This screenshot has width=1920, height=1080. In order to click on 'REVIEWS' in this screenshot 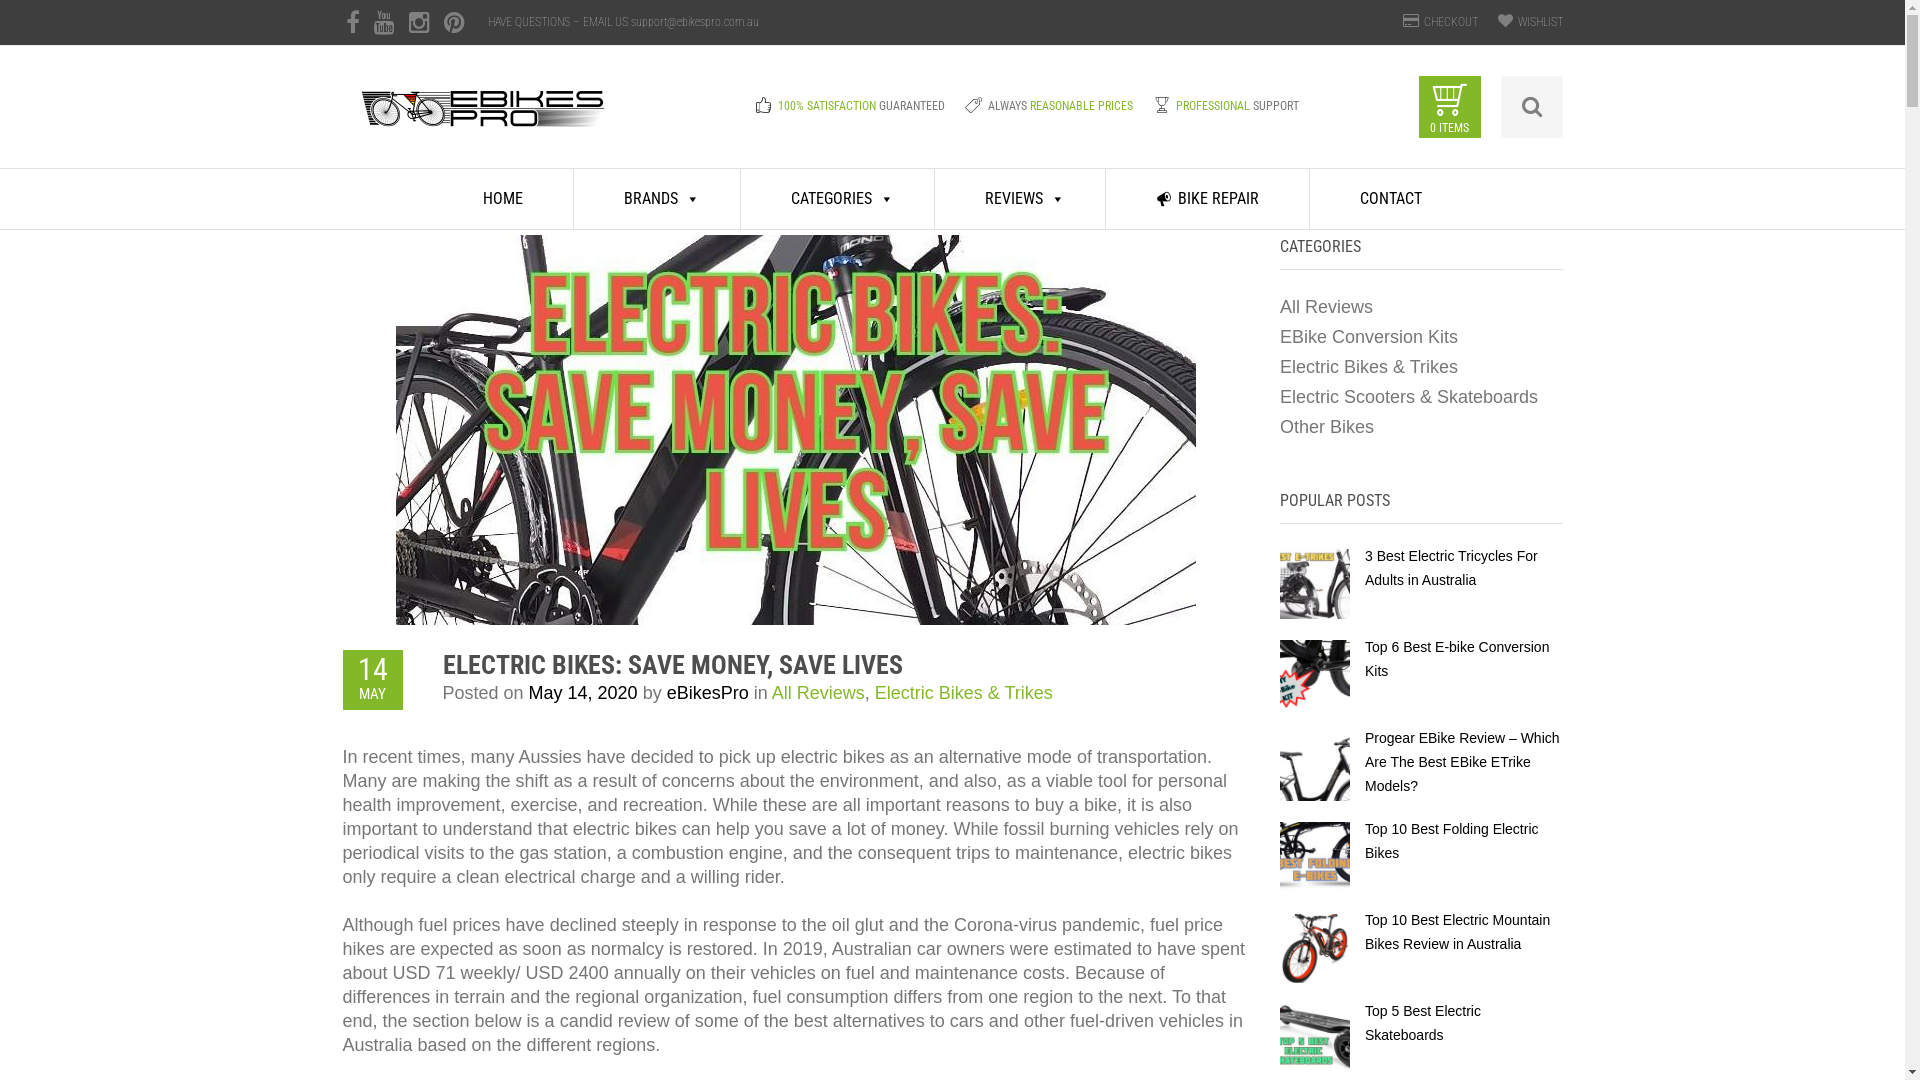, I will do `click(1020, 199)`.